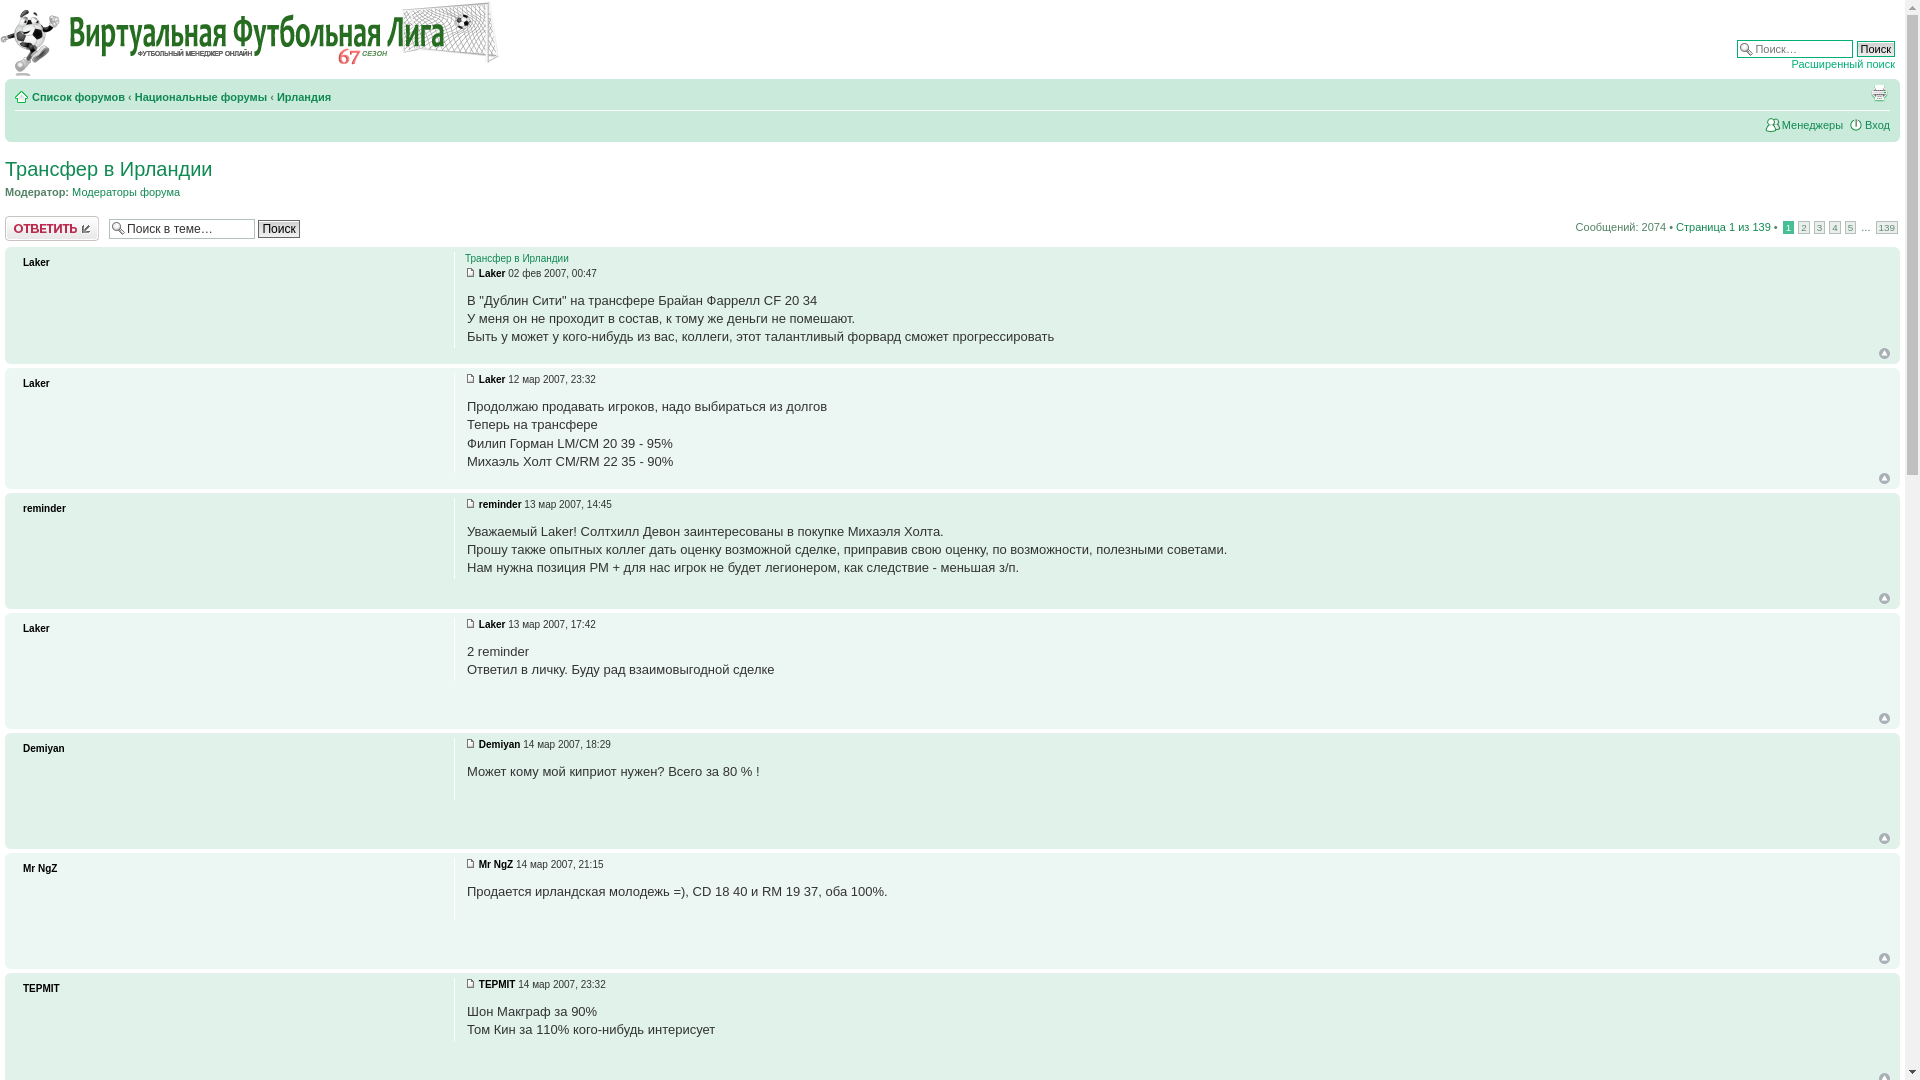 The height and width of the screenshot is (1080, 1920). What do you see at coordinates (1828, 226) in the screenshot?
I see `'4'` at bounding box center [1828, 226].